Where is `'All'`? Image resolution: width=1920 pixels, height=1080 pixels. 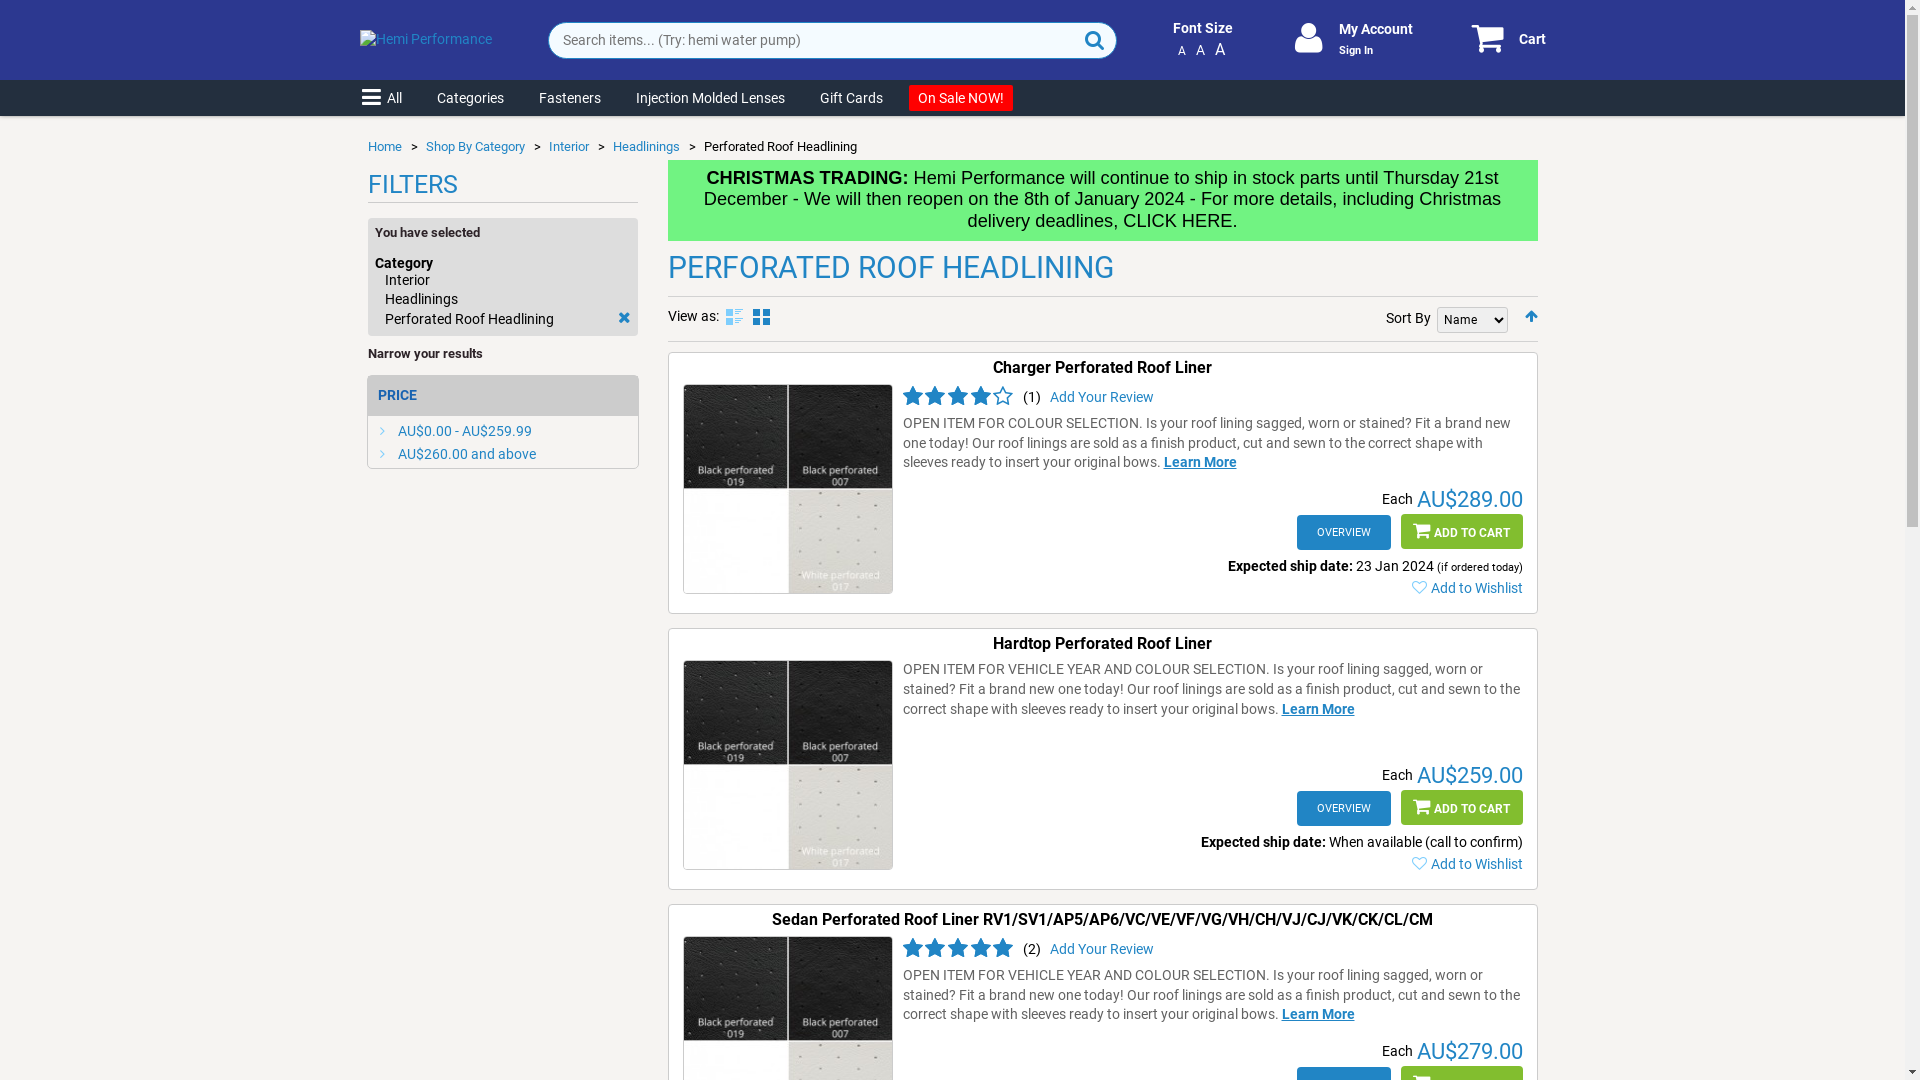
'All' is located at coordinates (380, 97).